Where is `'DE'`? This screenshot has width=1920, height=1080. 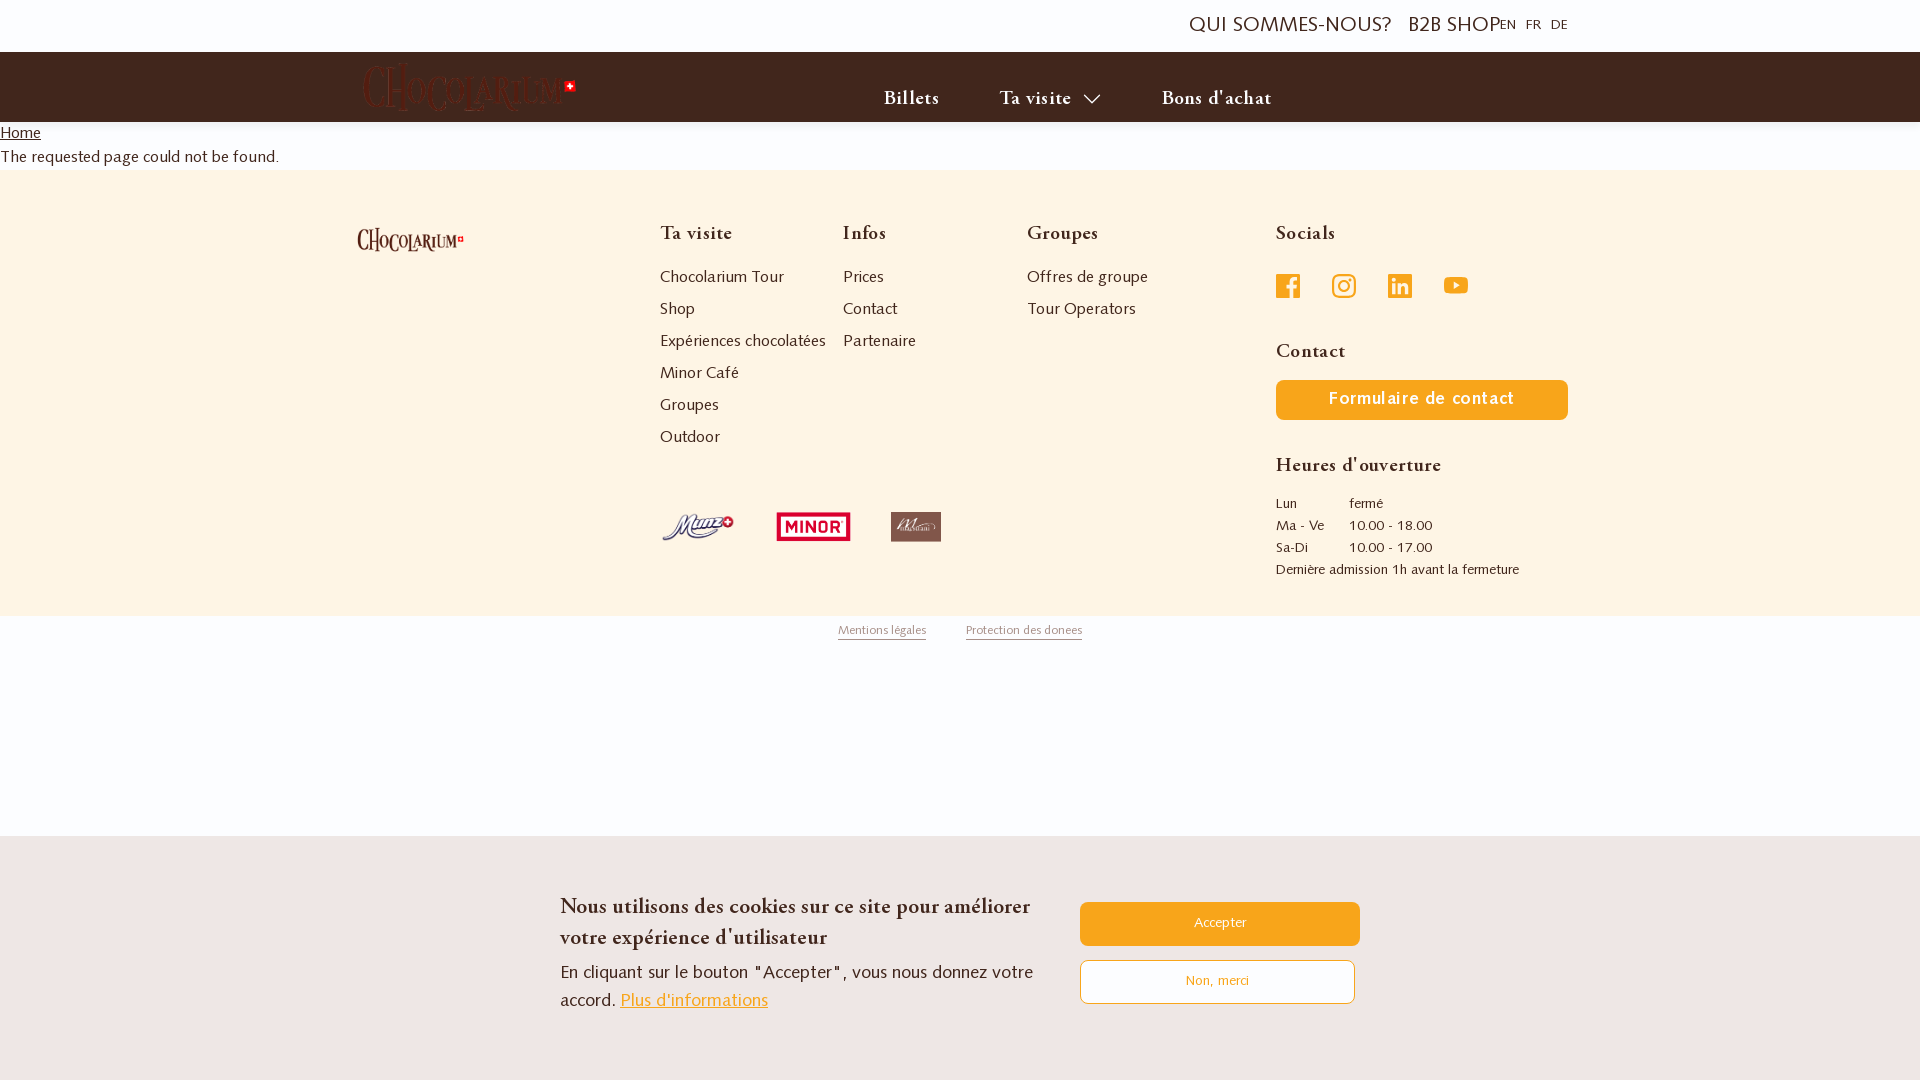 'DE' is located at coordinates (1558, 26).